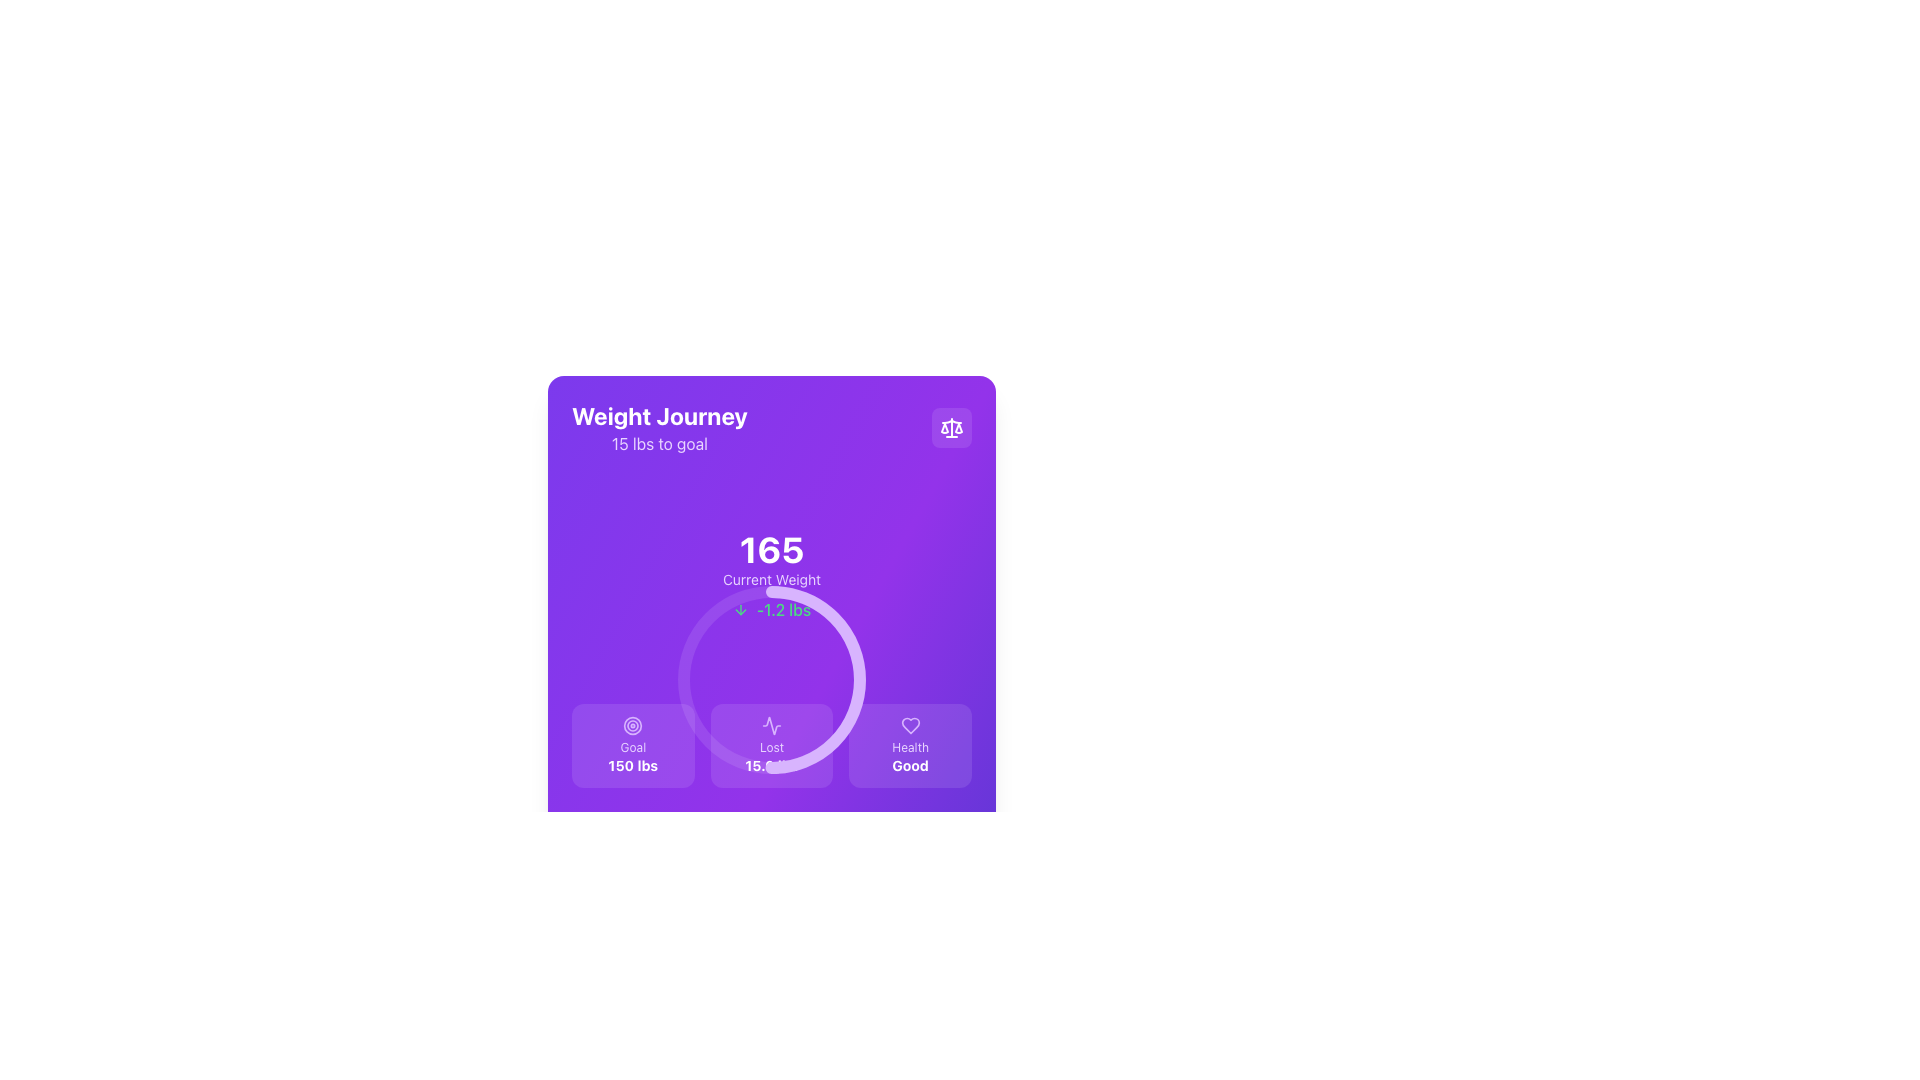 This screenshot has height=1080, width=1920. What do you see at coordinates (632, 725) in the screenshot?
I see `the circular icon composed of concentric circles in the 'Goal 150 lbs' card` at bounding box center [632, 725].